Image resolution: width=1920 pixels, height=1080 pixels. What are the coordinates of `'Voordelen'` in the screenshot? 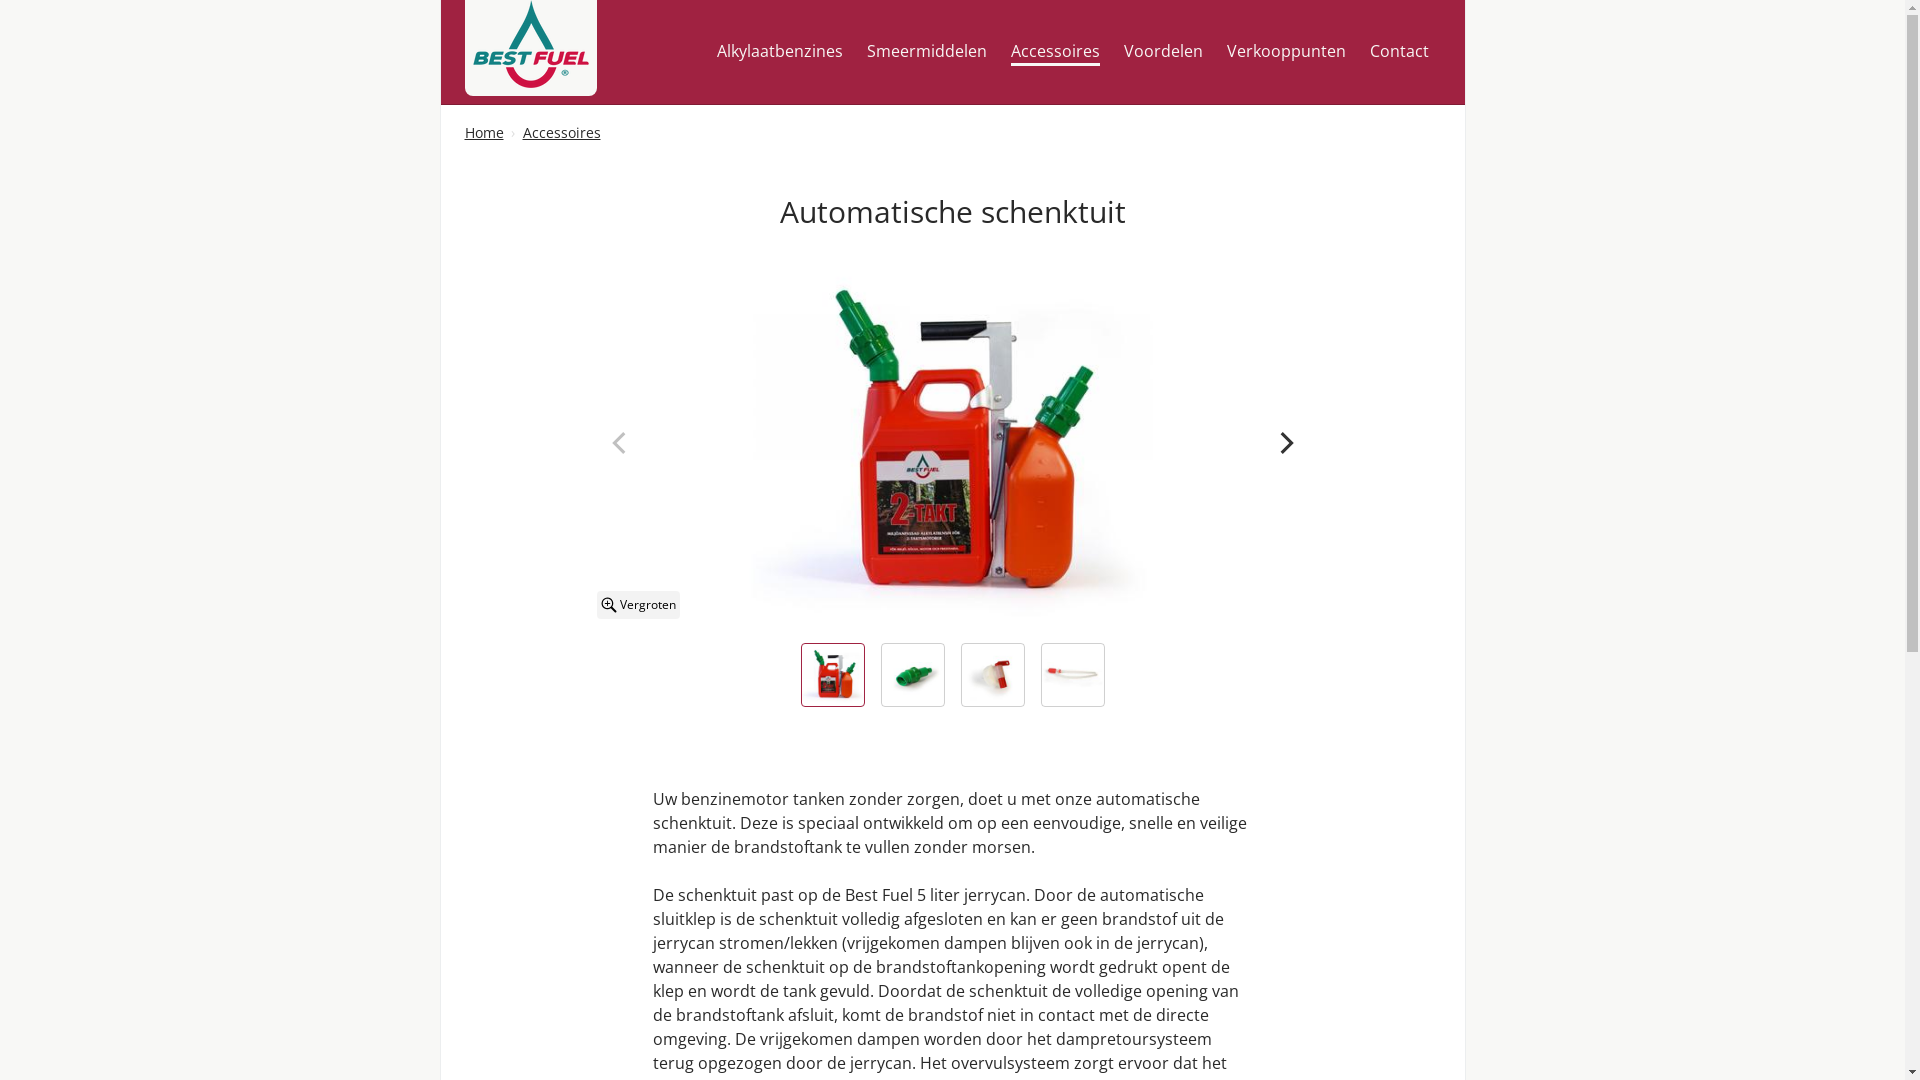 It's located at (1163, 50).